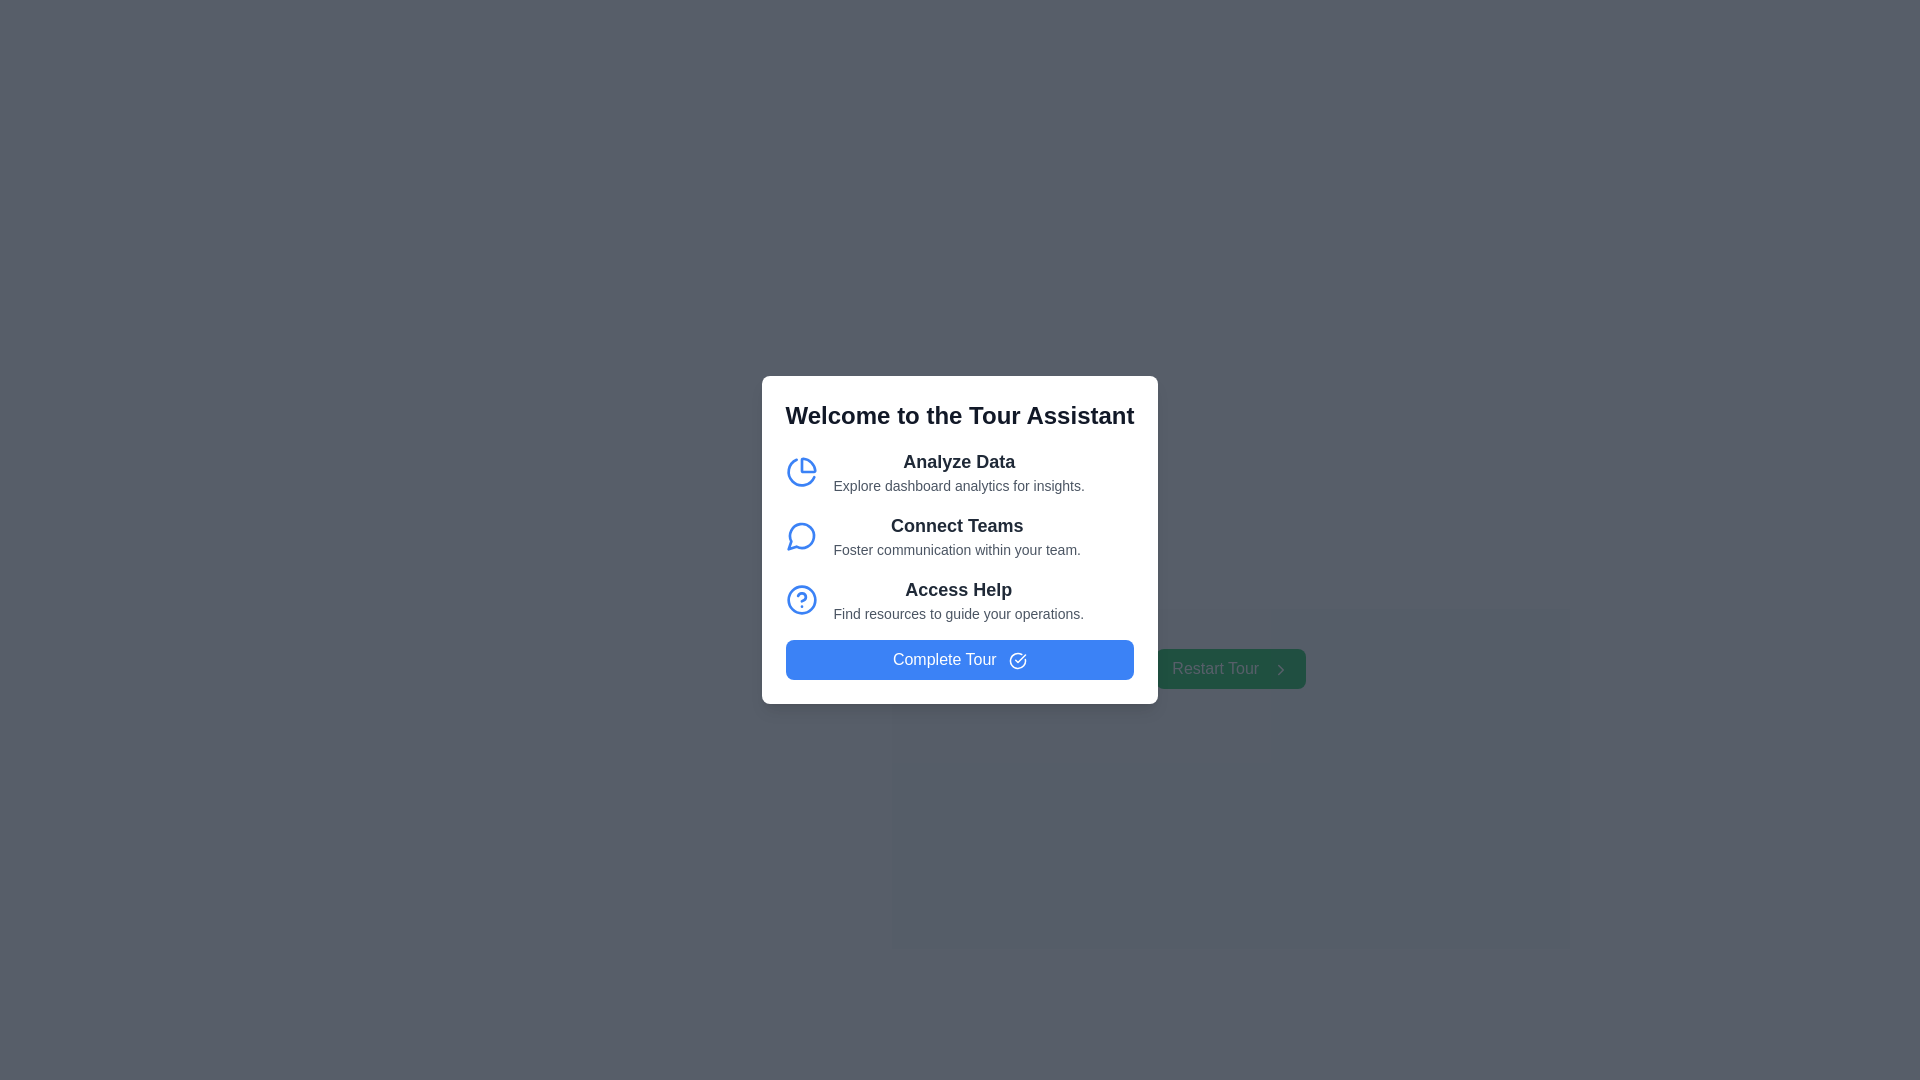  I want to click on the green 'Restart Tour' button with rounded corners and white text, so click(1229, 668).